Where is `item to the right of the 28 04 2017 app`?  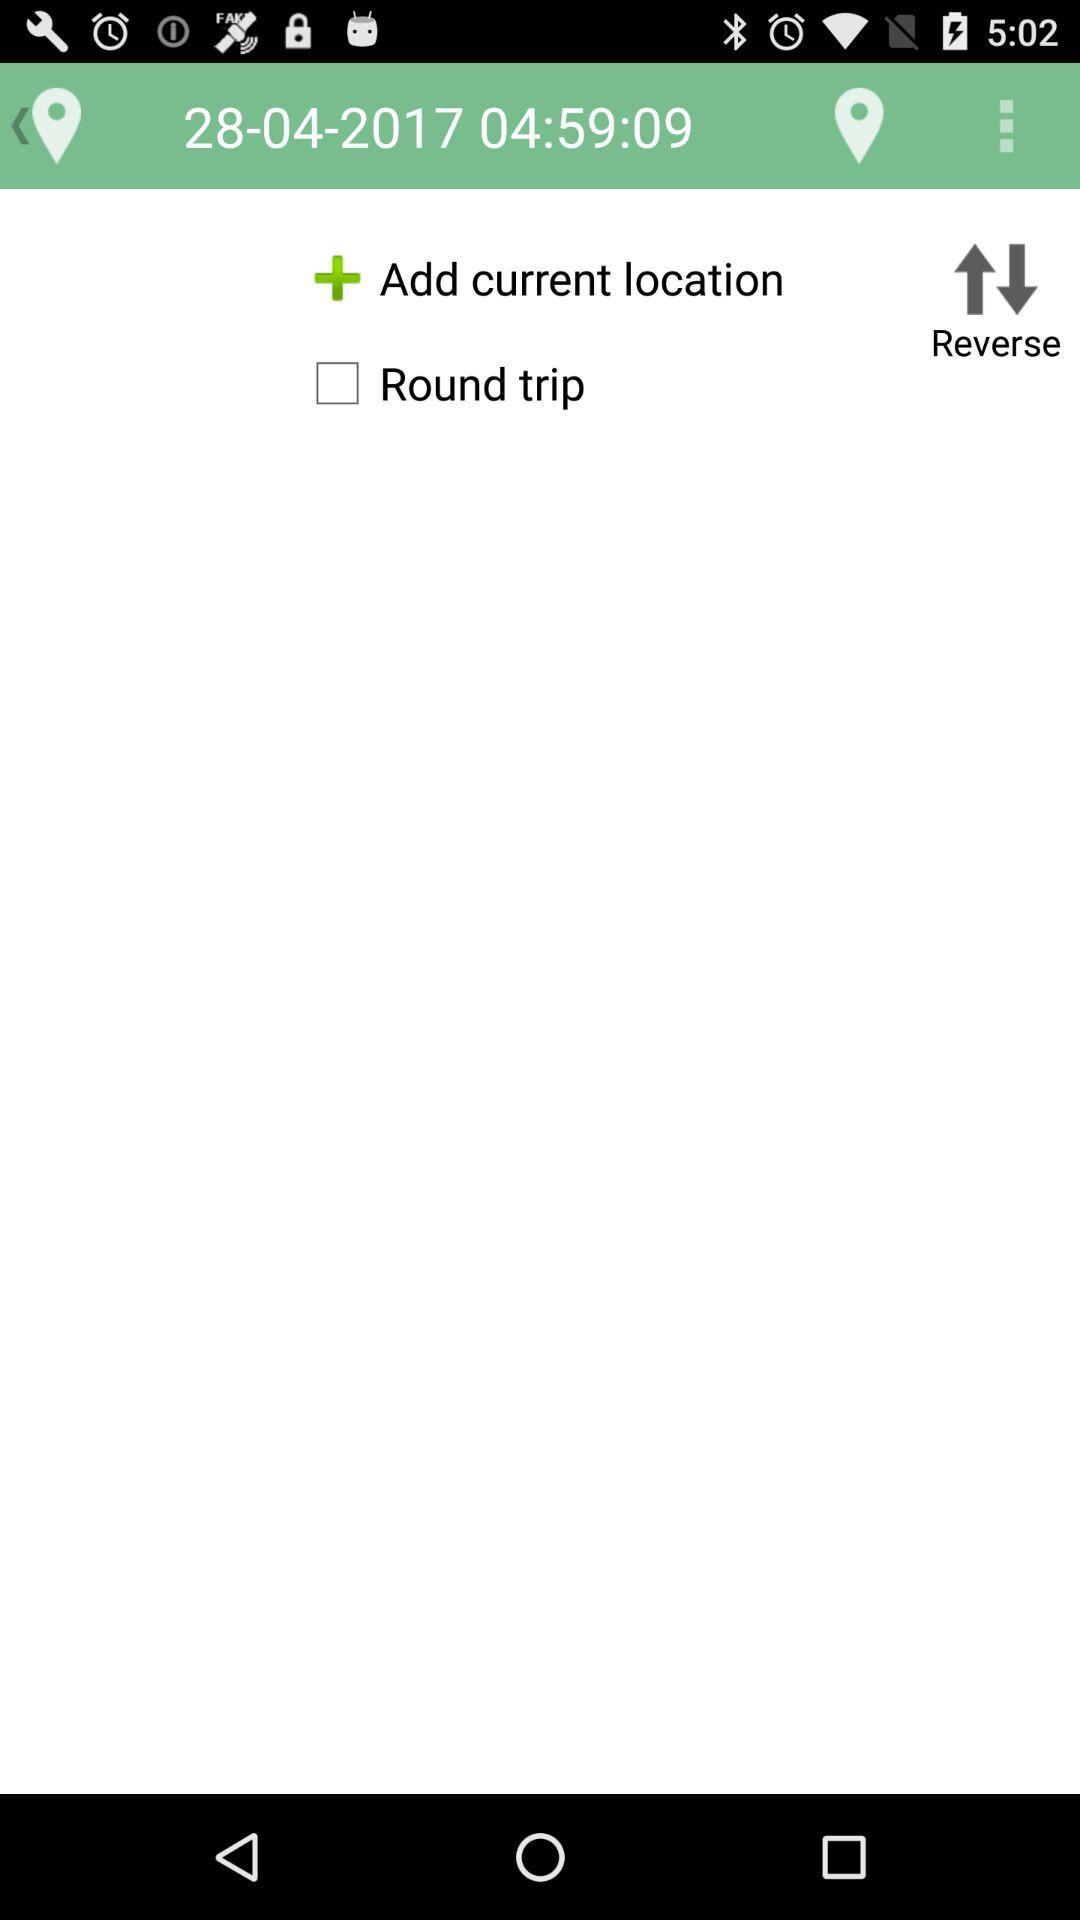
item to the right of the 28 04 2017 app is located at coordinates (858, 124).